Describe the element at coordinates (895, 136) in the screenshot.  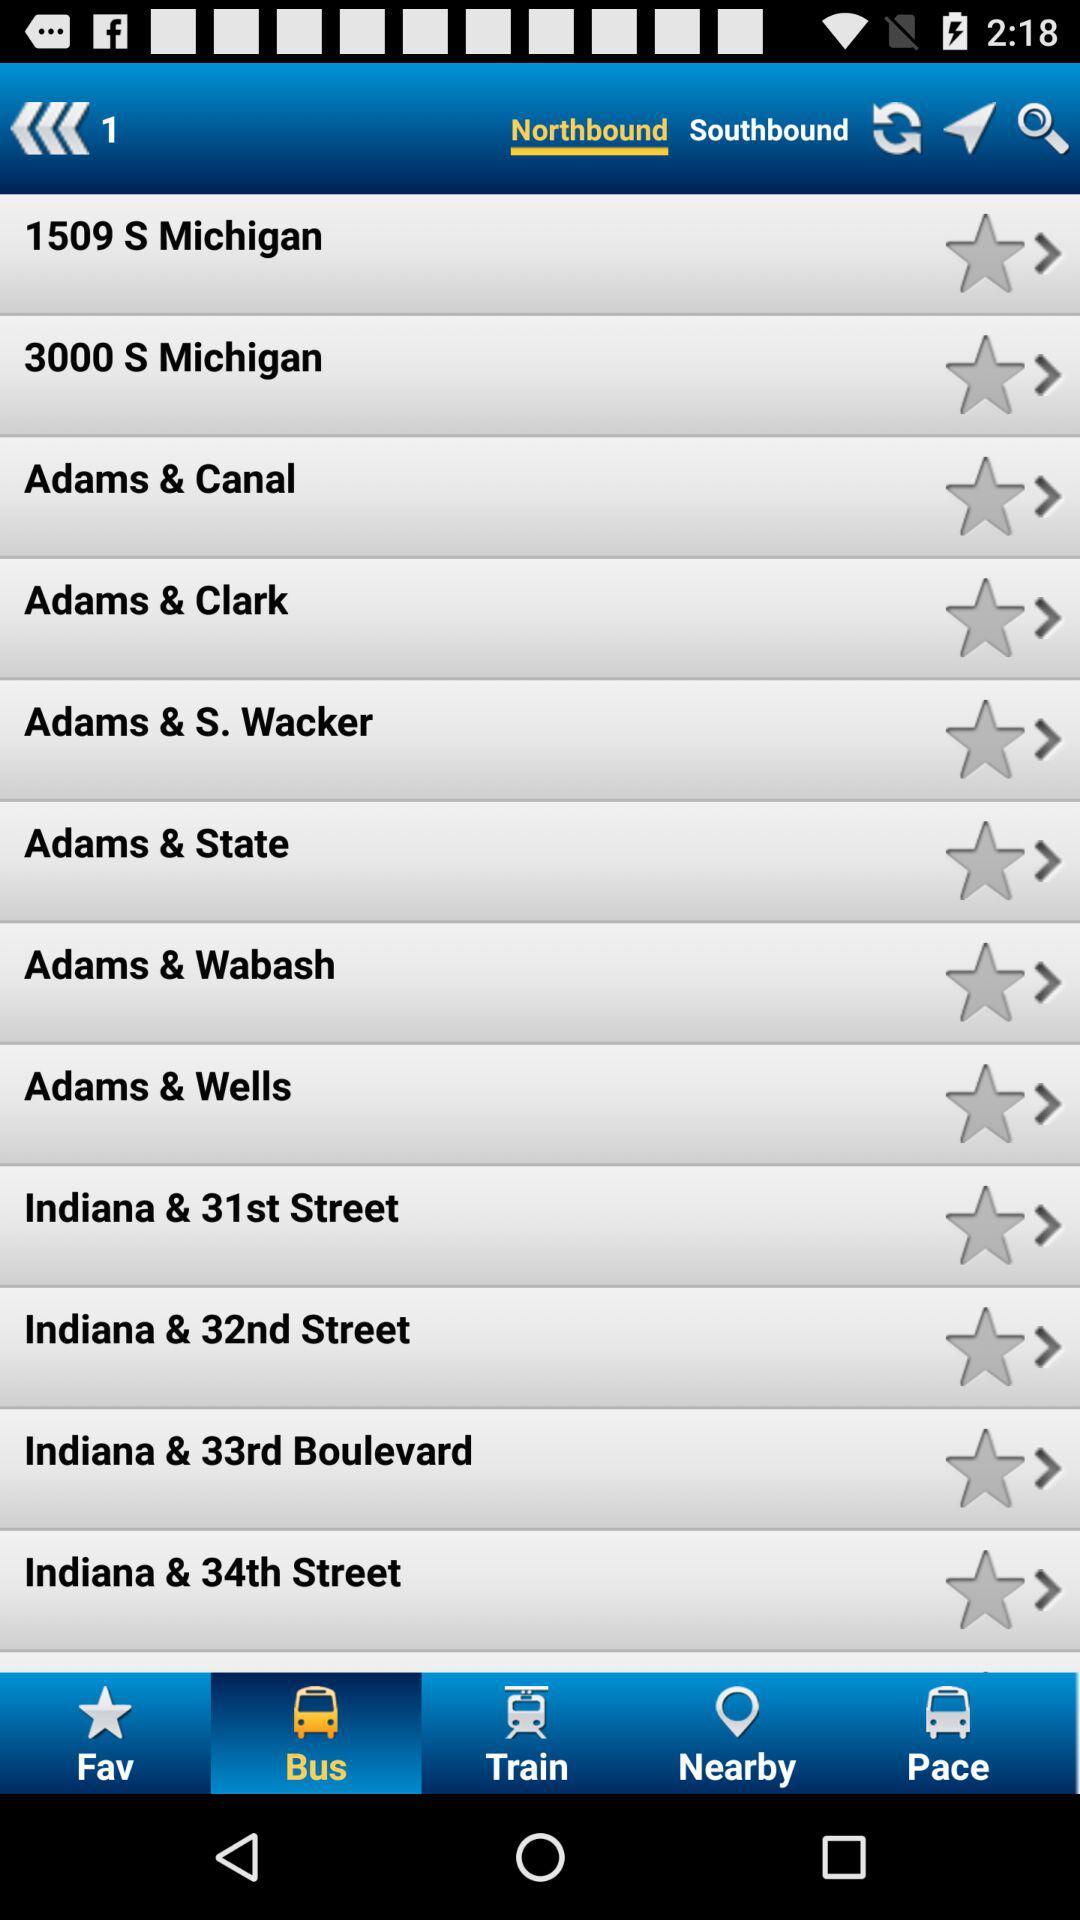
I see `the refresh icon` at that location.